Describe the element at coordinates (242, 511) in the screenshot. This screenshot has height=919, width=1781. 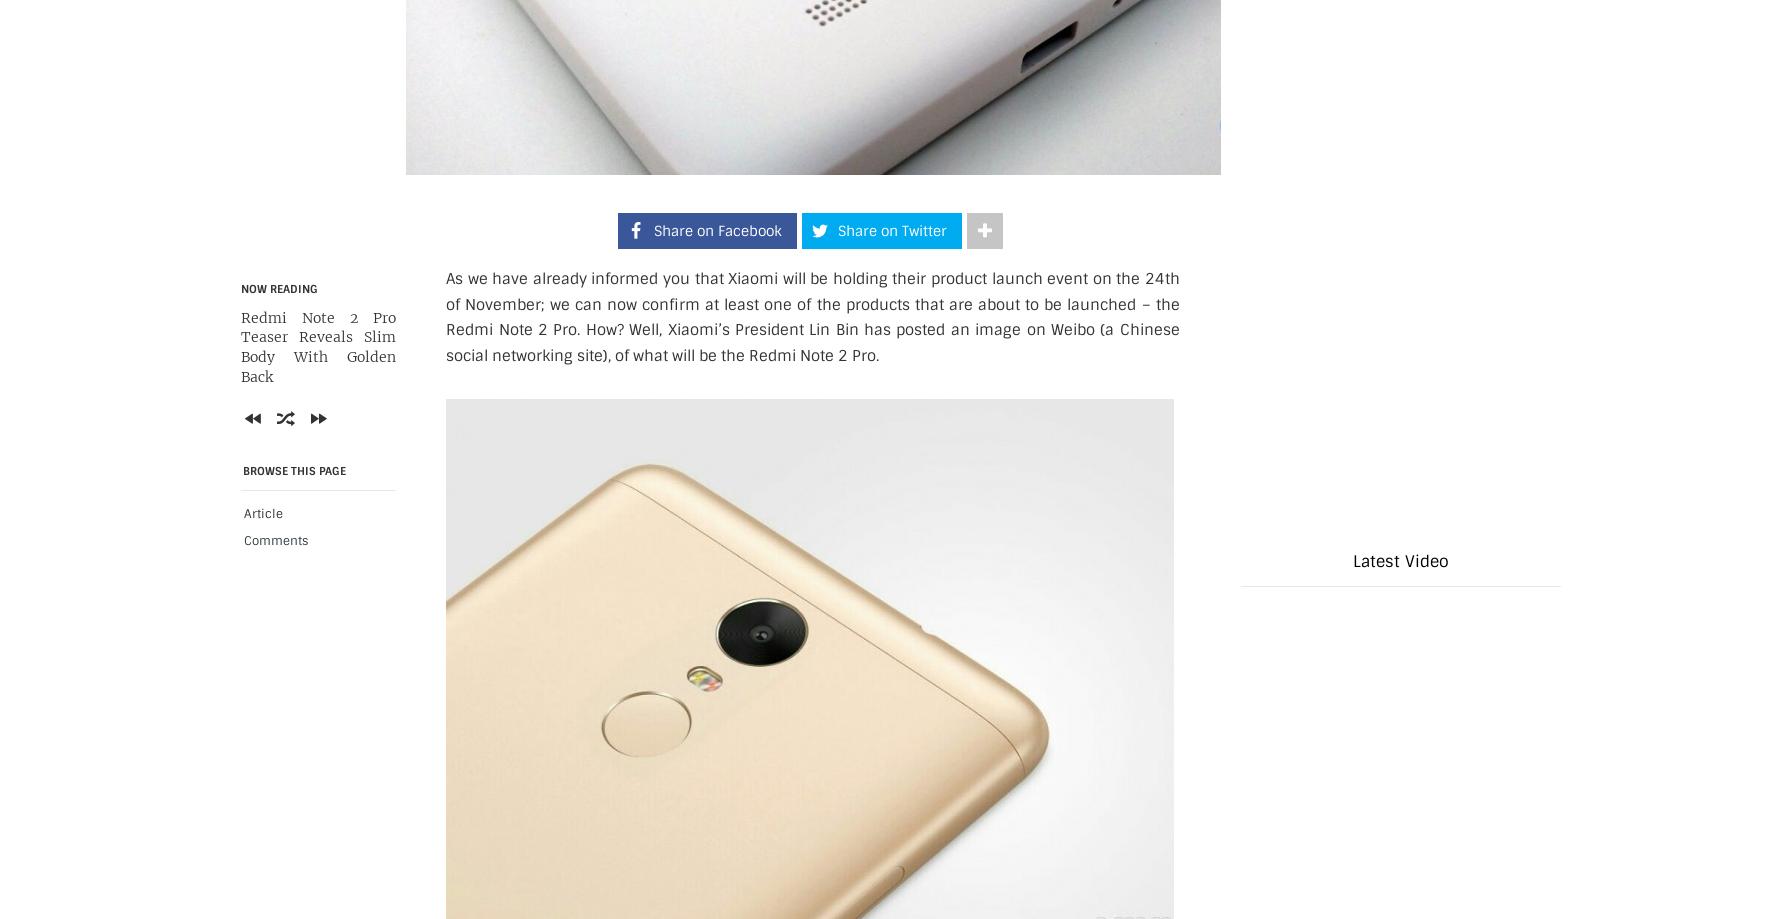
I see `'Article'` at that location.